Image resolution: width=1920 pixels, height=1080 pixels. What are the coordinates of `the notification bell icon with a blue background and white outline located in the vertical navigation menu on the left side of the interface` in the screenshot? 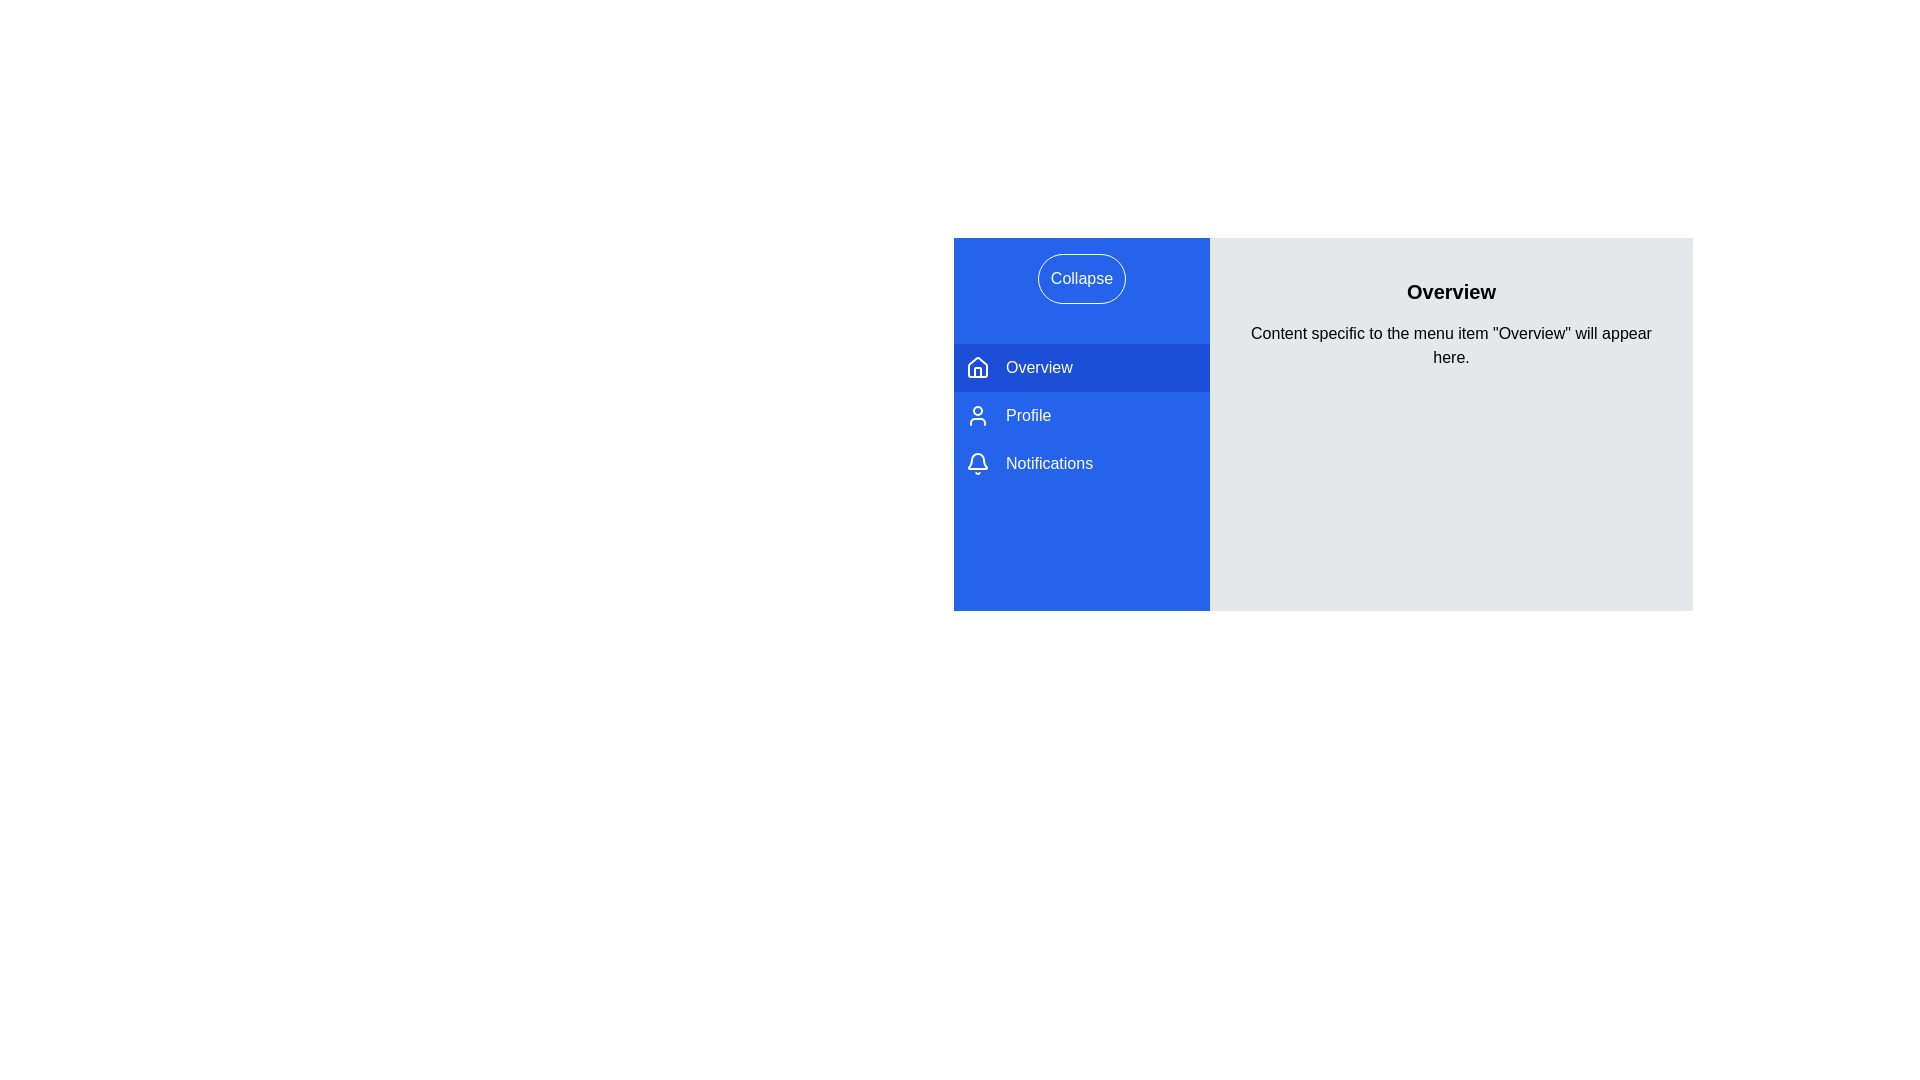 It's located at (978, 461).